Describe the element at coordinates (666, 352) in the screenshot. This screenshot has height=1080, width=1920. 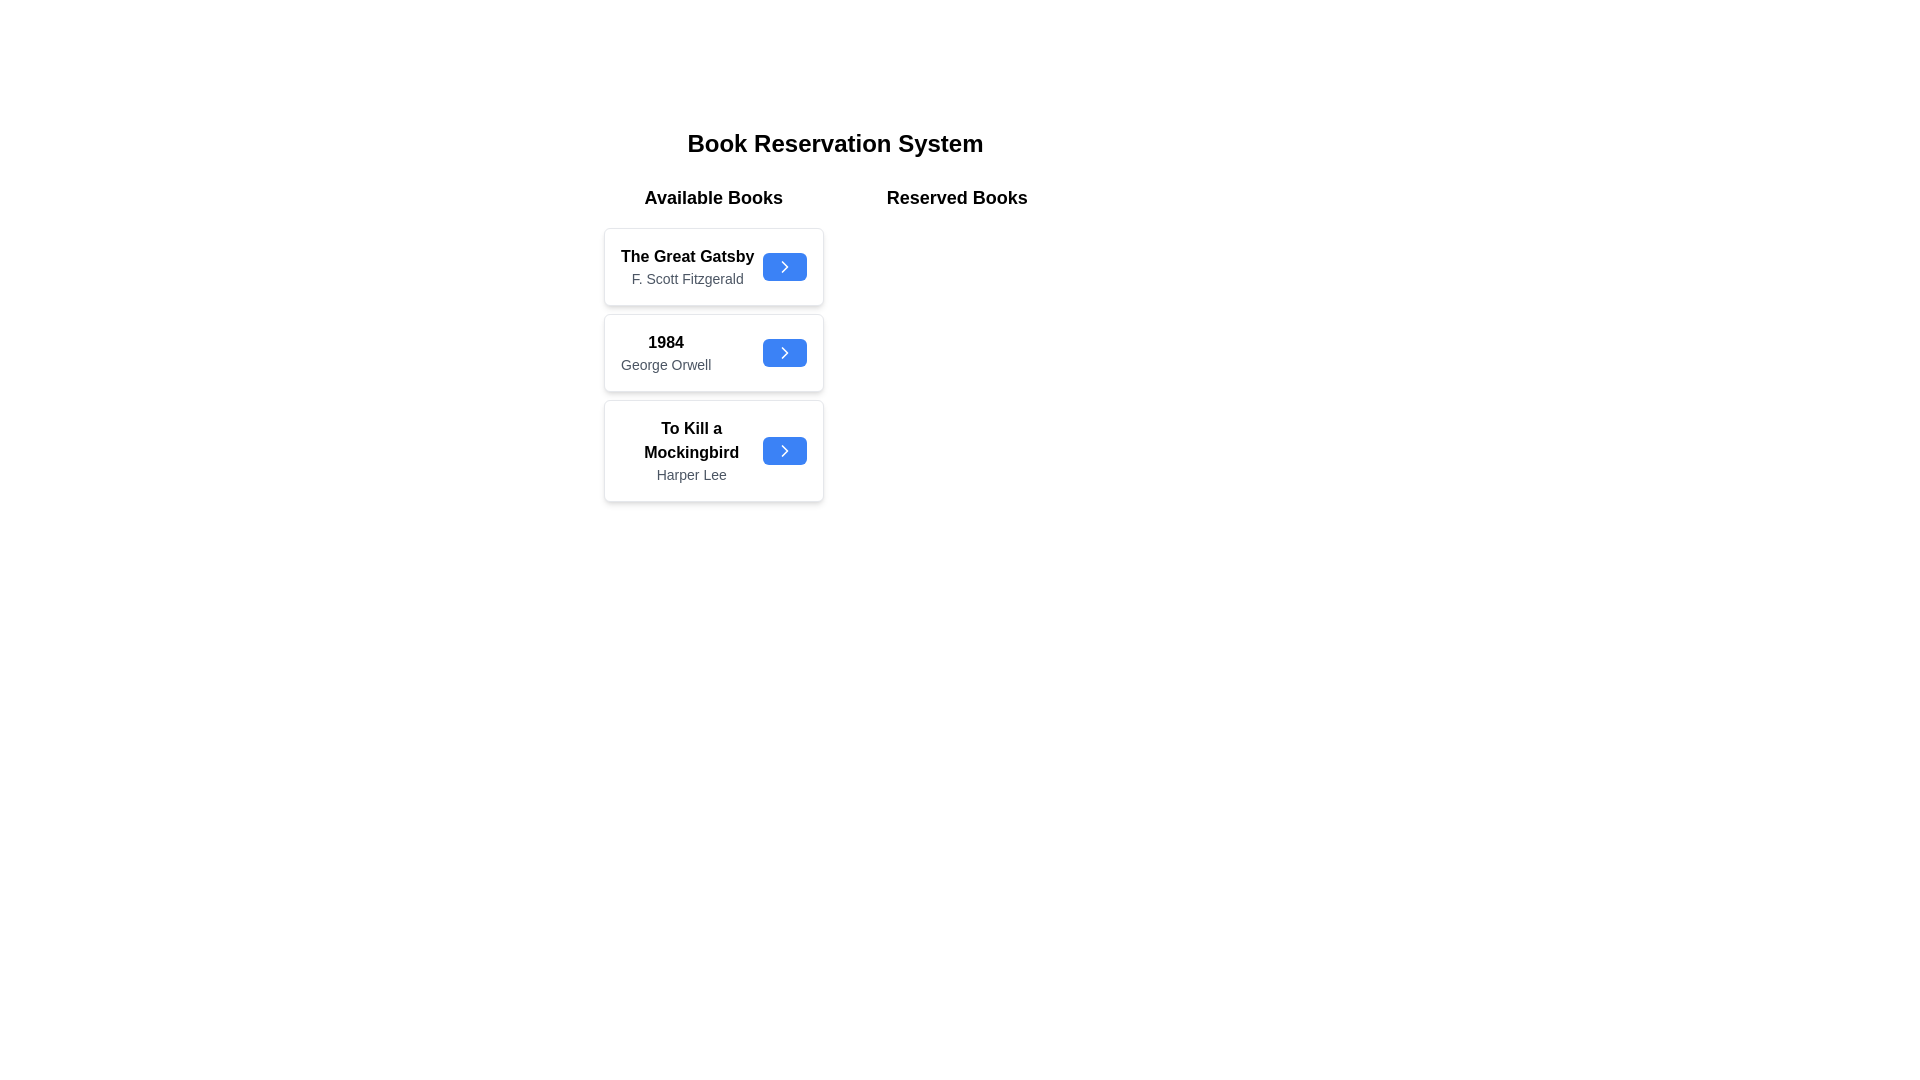
I see `the text block that presents the title and author of a book, located centrally in the second item of the 'Available Books' list` at that location.